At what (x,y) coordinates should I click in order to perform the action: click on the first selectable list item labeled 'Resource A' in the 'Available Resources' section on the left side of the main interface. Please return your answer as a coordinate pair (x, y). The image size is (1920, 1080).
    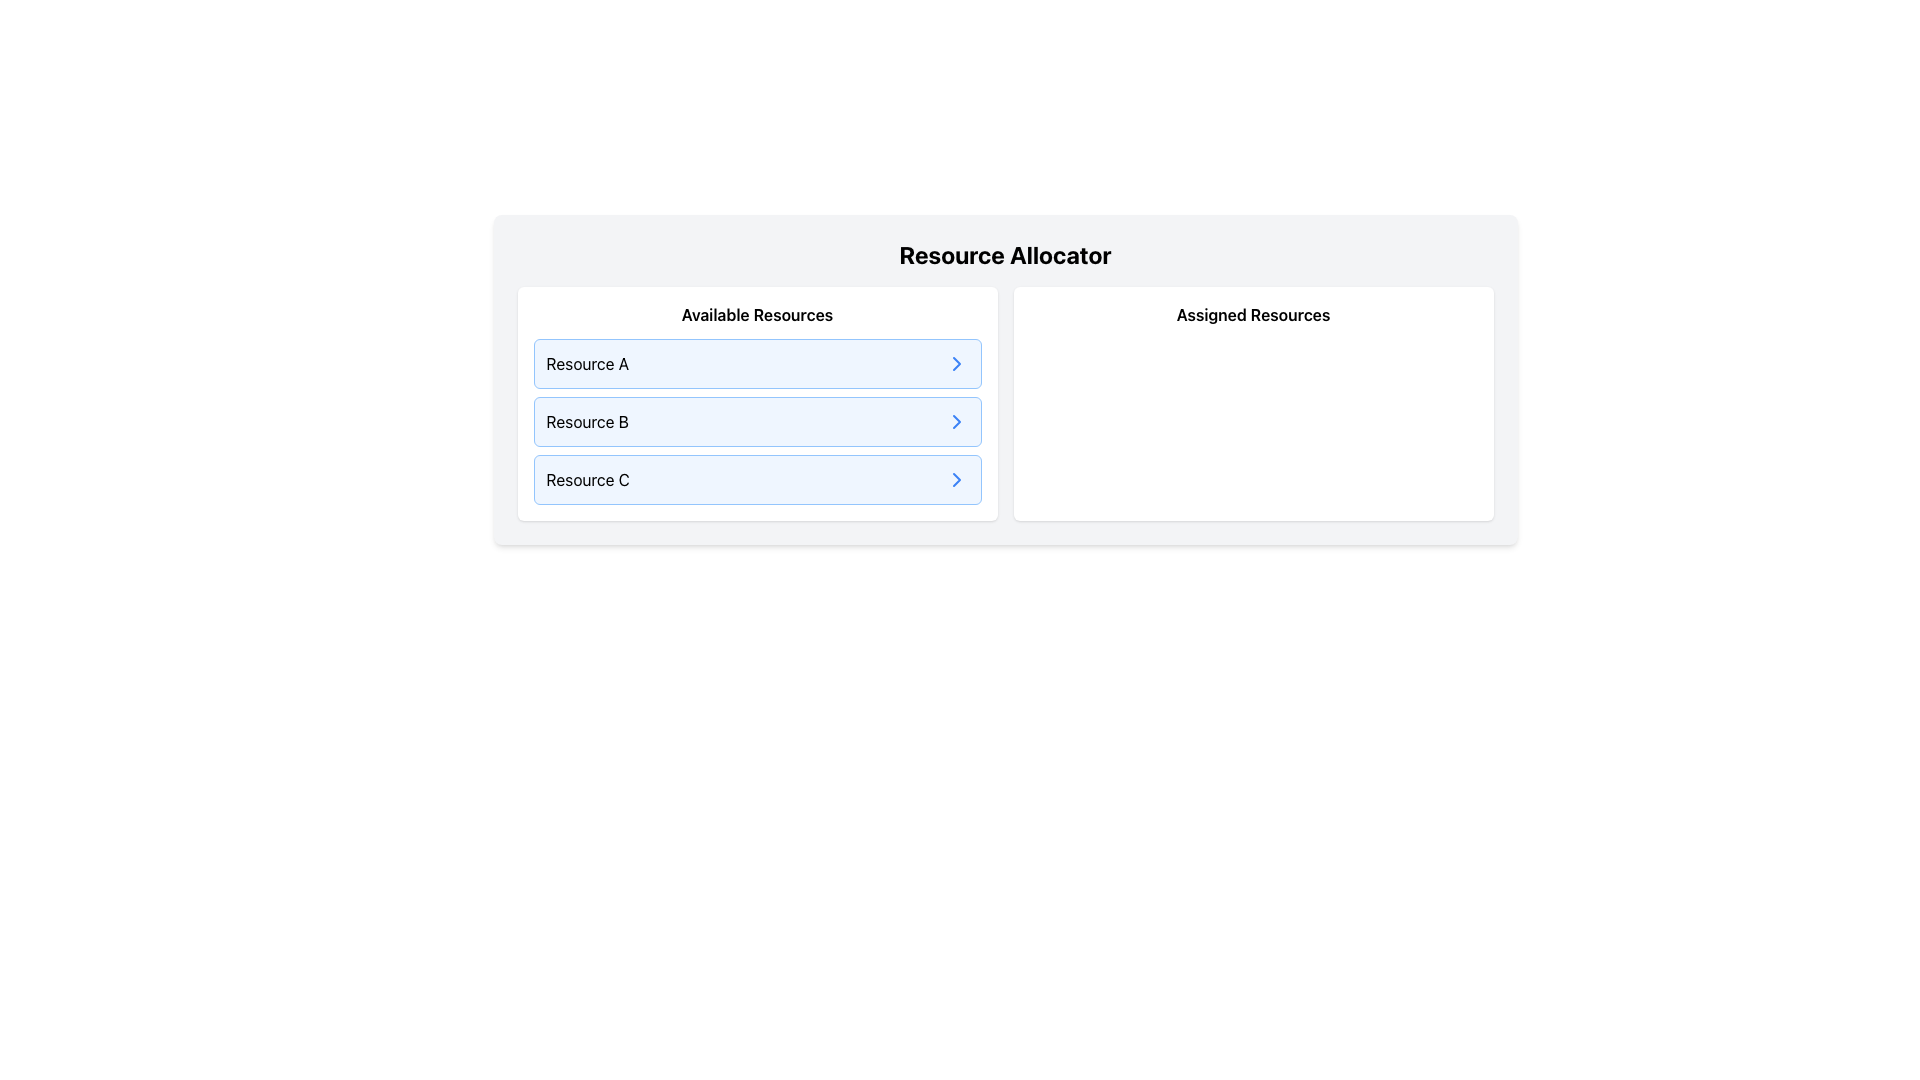
    Looking at the image, I should click on (756, 363).